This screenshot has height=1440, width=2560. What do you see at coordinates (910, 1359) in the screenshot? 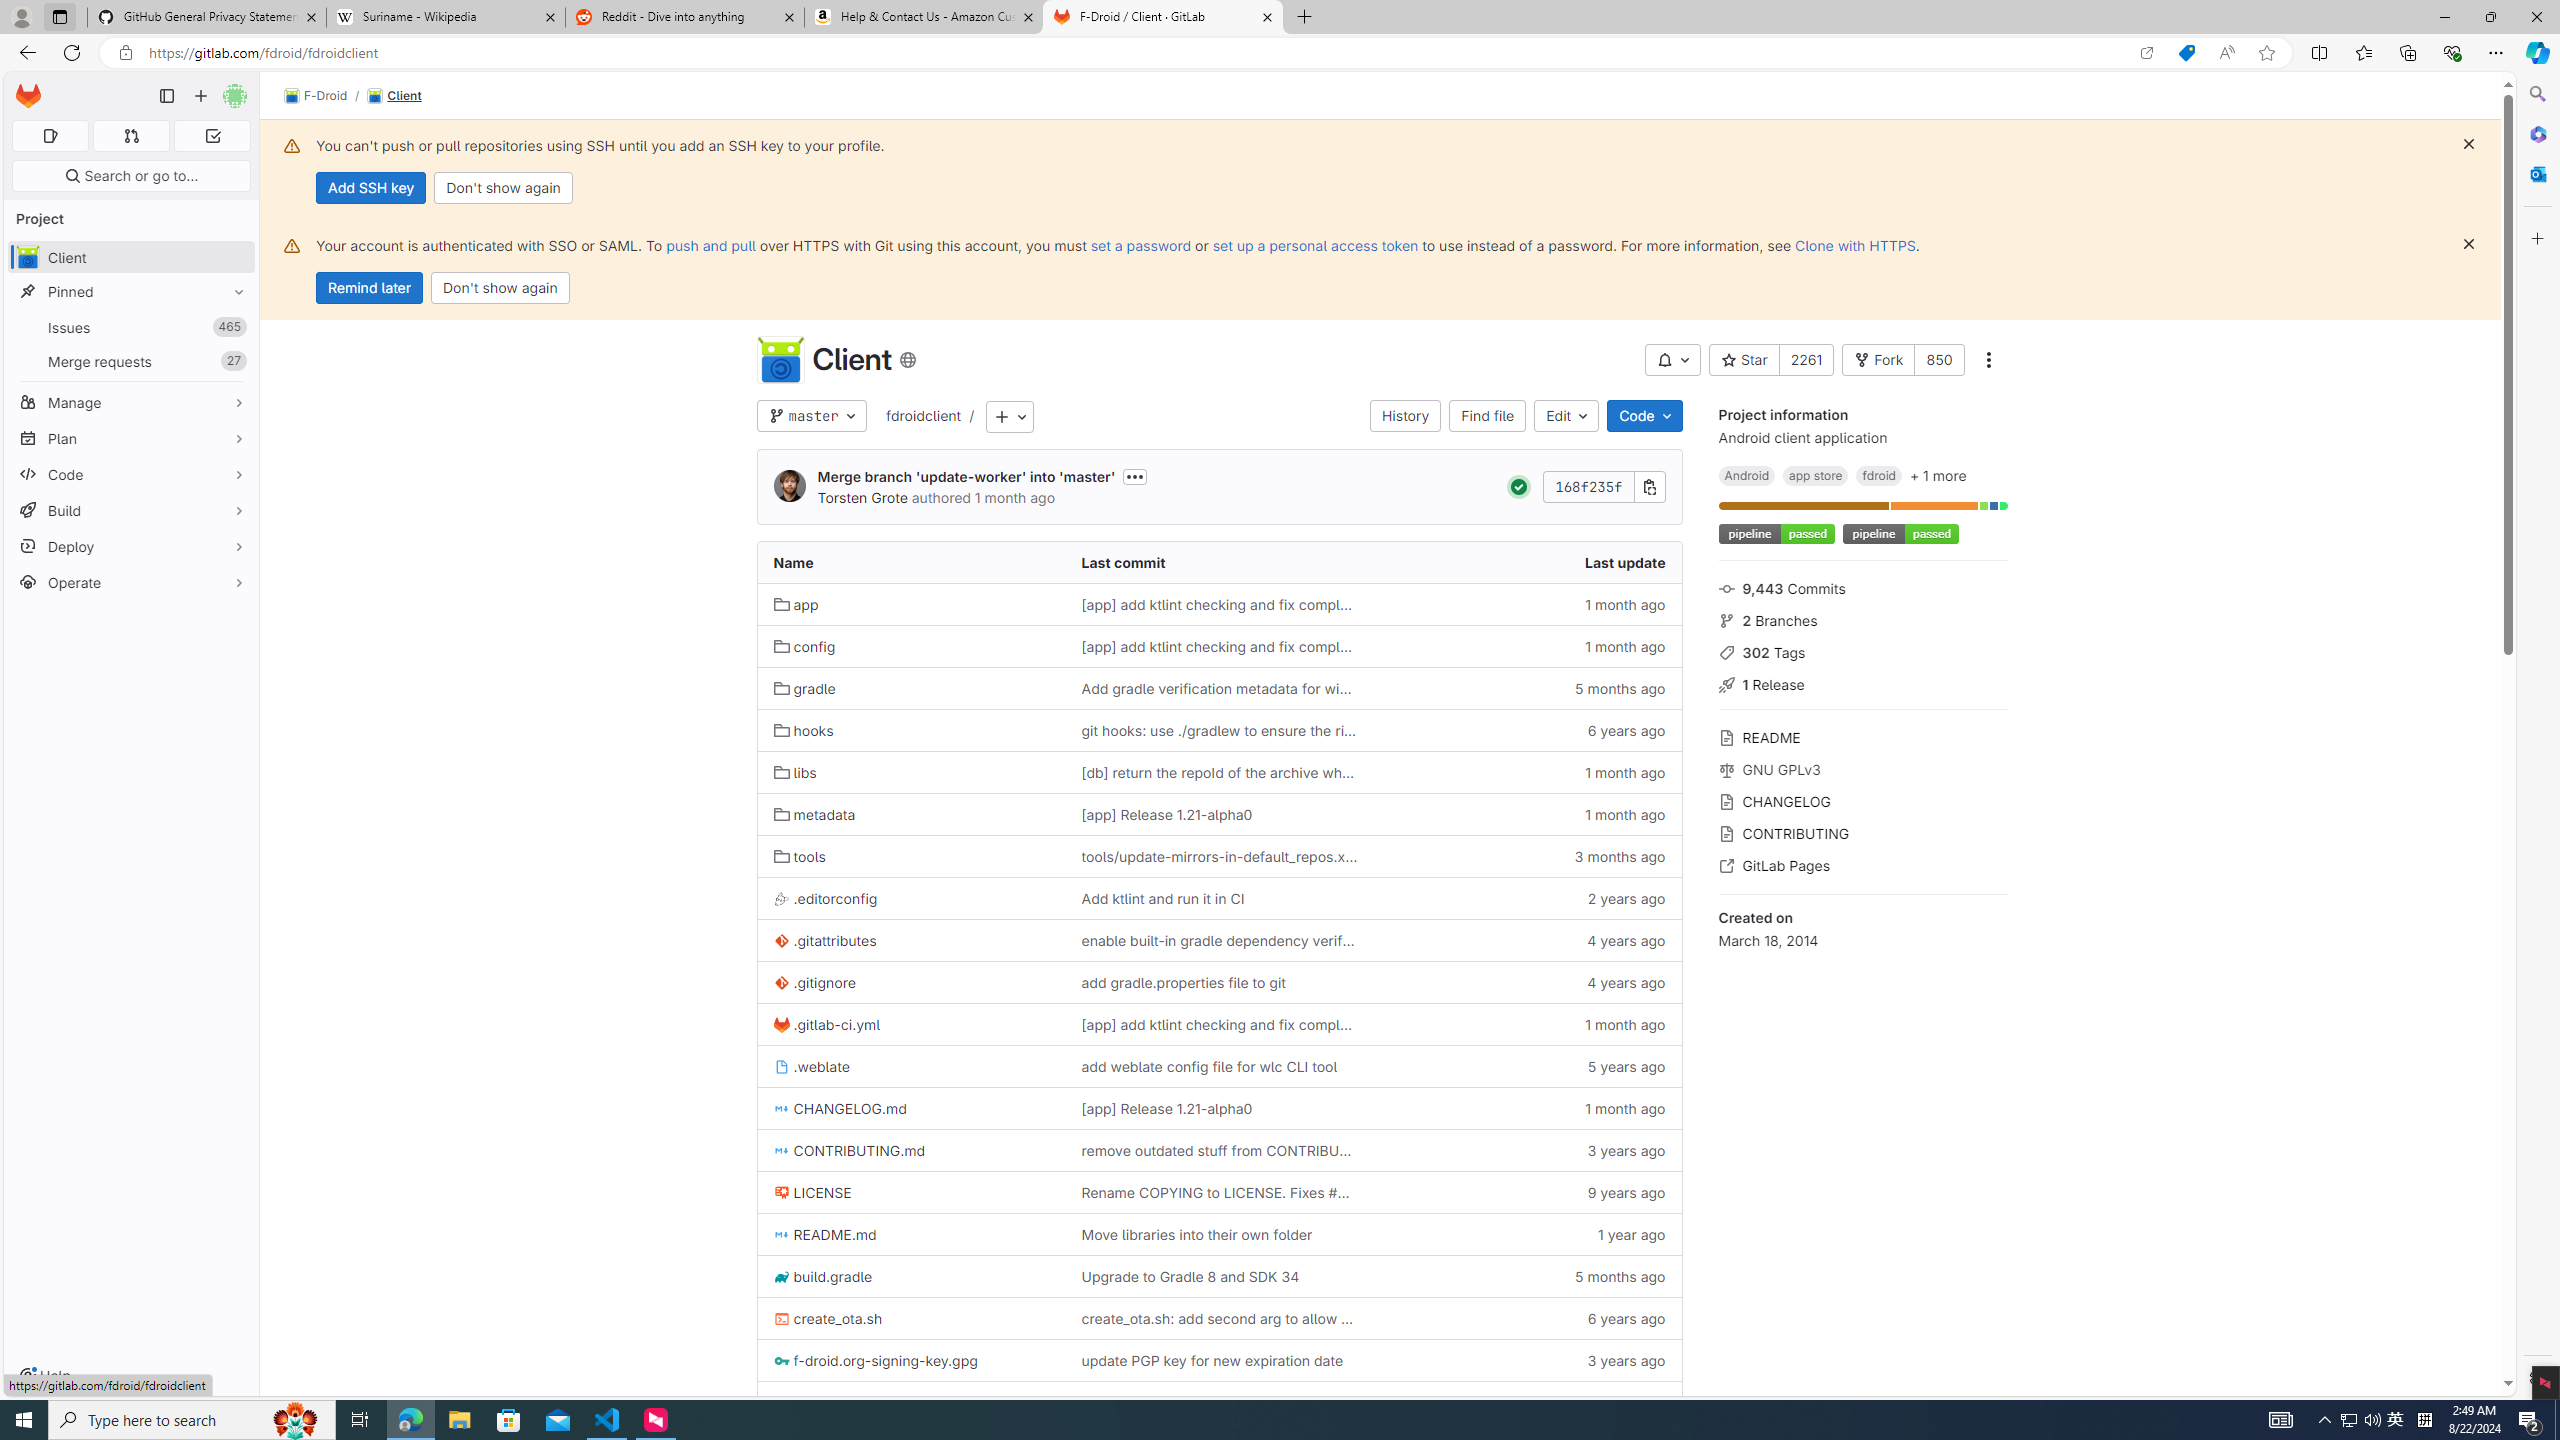
I see `'f-droid.org-signing-key.gpg'` at bounding box center [910, 1359].